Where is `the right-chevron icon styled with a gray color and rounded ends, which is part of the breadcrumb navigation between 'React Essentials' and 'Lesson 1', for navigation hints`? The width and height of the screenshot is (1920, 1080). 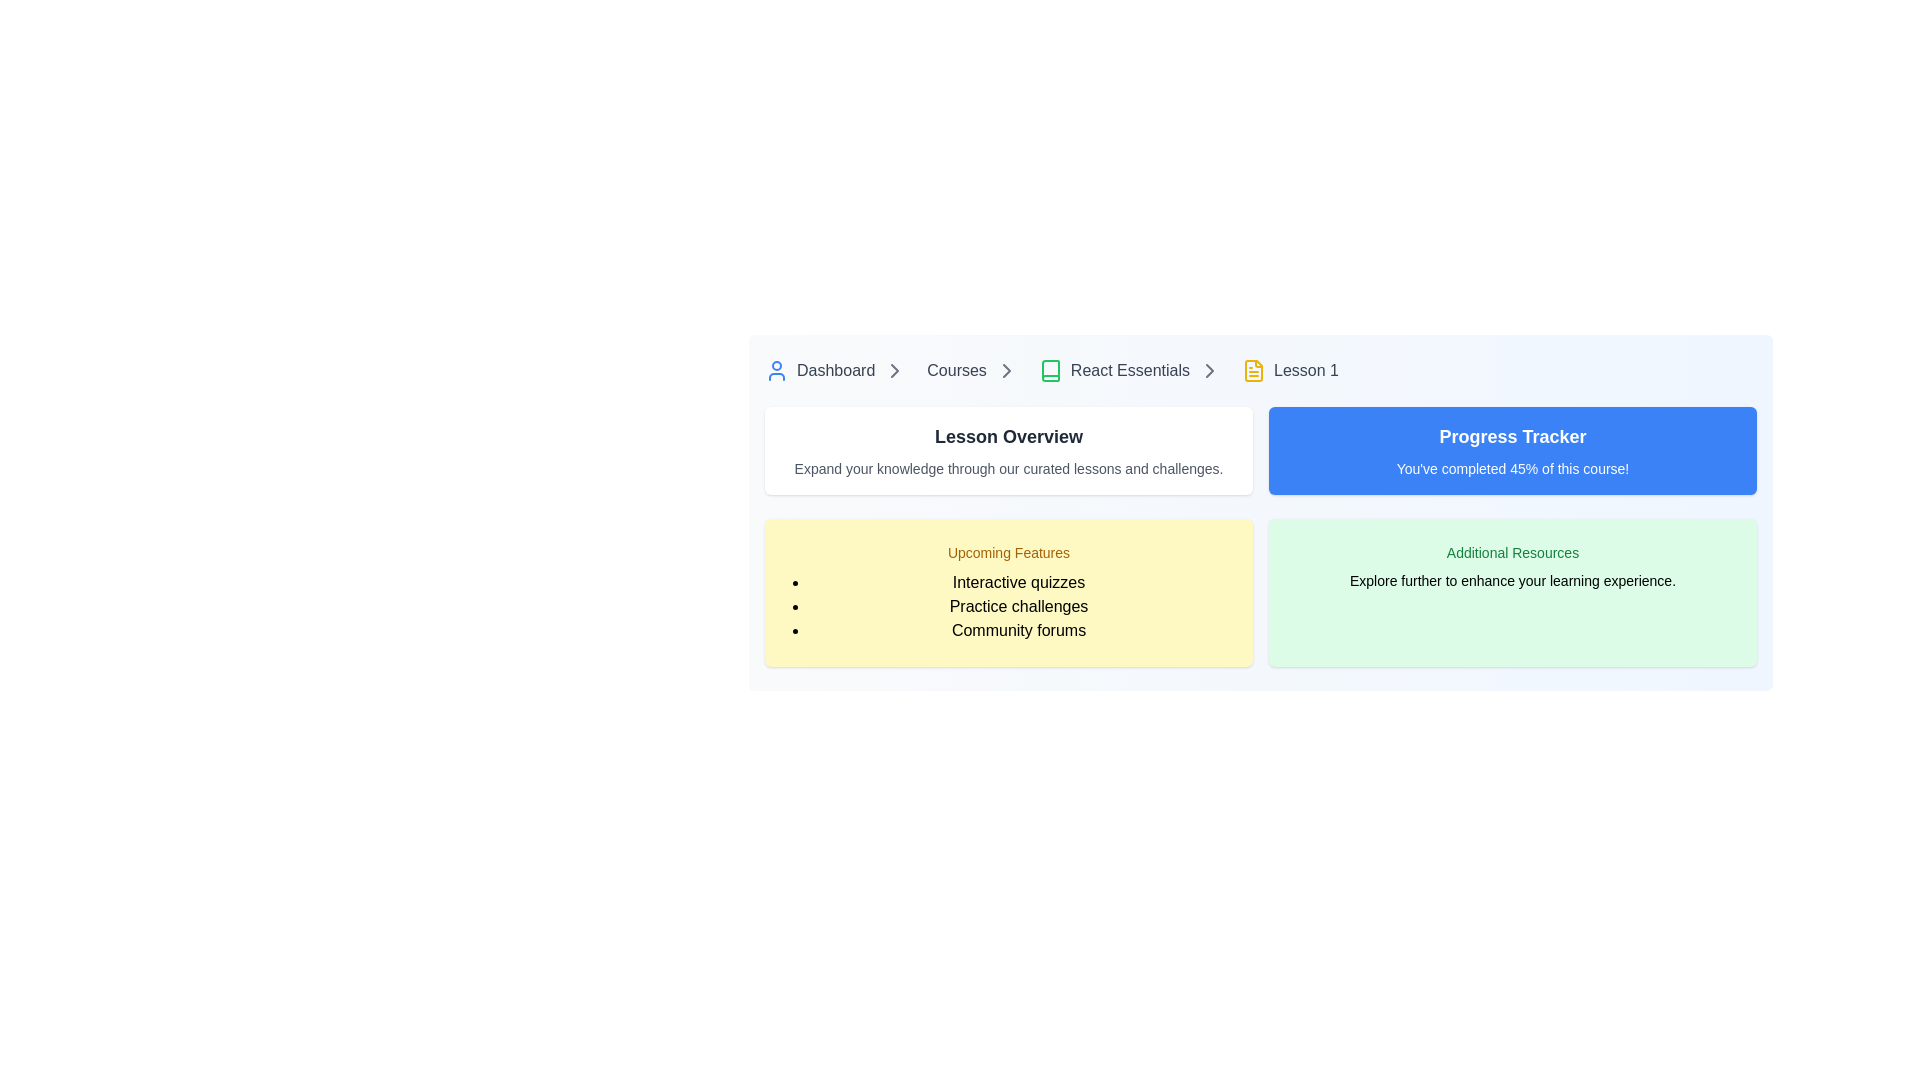
the right-chevron icon styled with a gray color and rounded ends, which is part of the breadcrumb navigation between 'React Essentials' and 'Lesson 1', for navigation hints is located at coordinates (1208, 370).